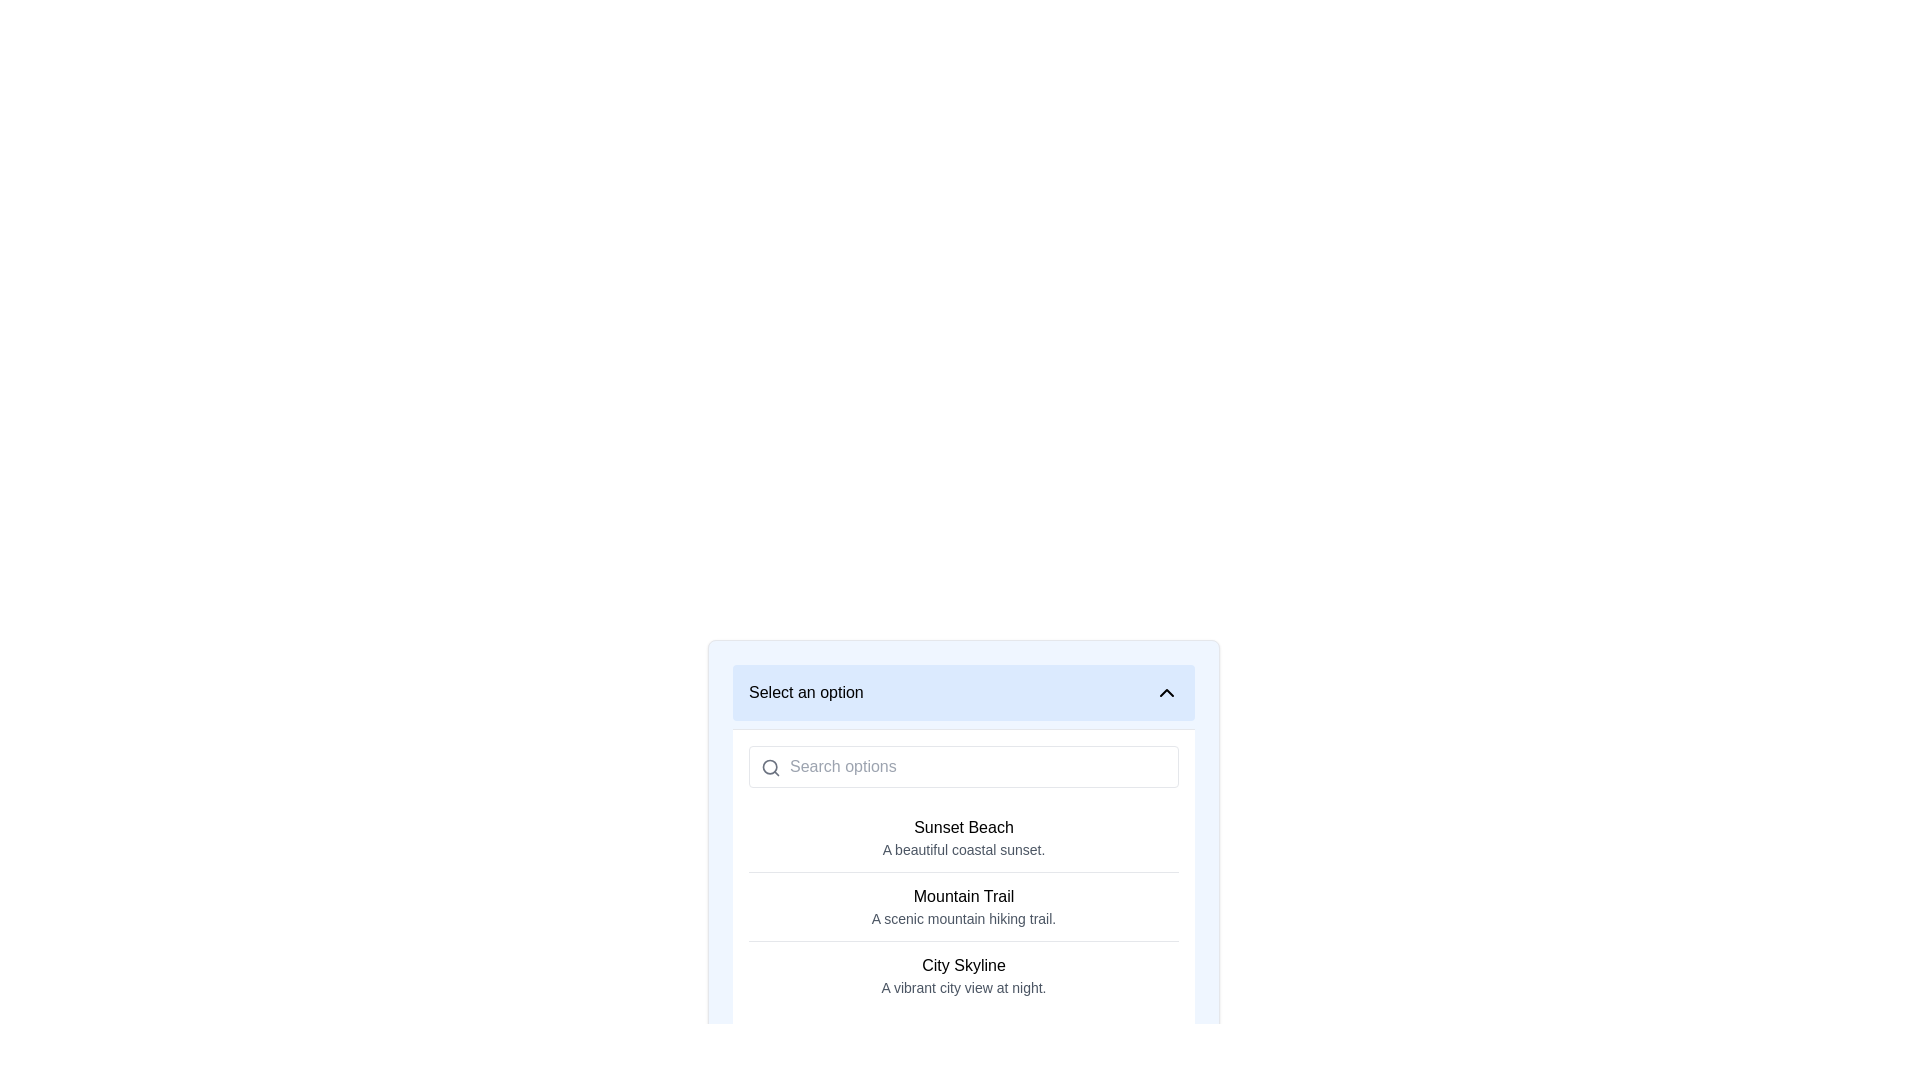  What do you see at coordinates (769, 766) in the screenshot?
I see `the circular icon within the magnifying glass SVG, located at the top-left corner of the dropdown menu interface` at bounding box center [769, 766].